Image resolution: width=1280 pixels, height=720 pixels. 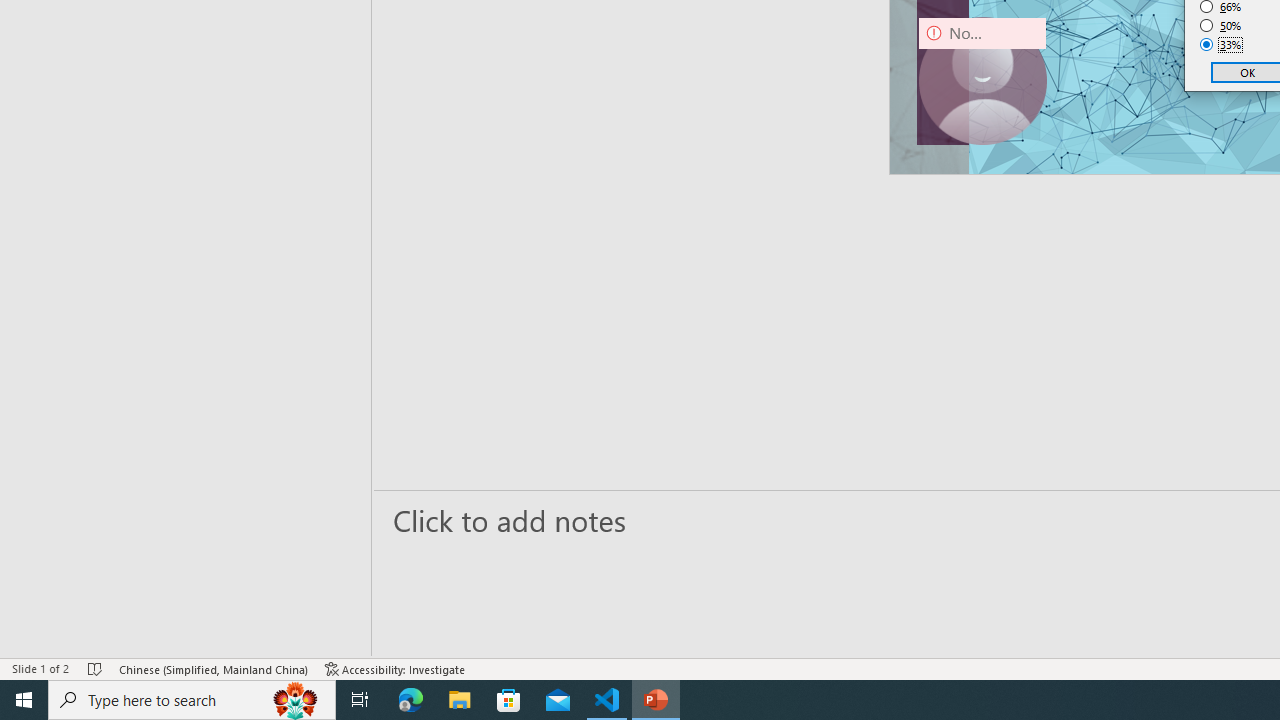 What do you see at coordinates (1220, 45) in the screenshot?
I see `'33%'` at bounding box center [1220, 45].